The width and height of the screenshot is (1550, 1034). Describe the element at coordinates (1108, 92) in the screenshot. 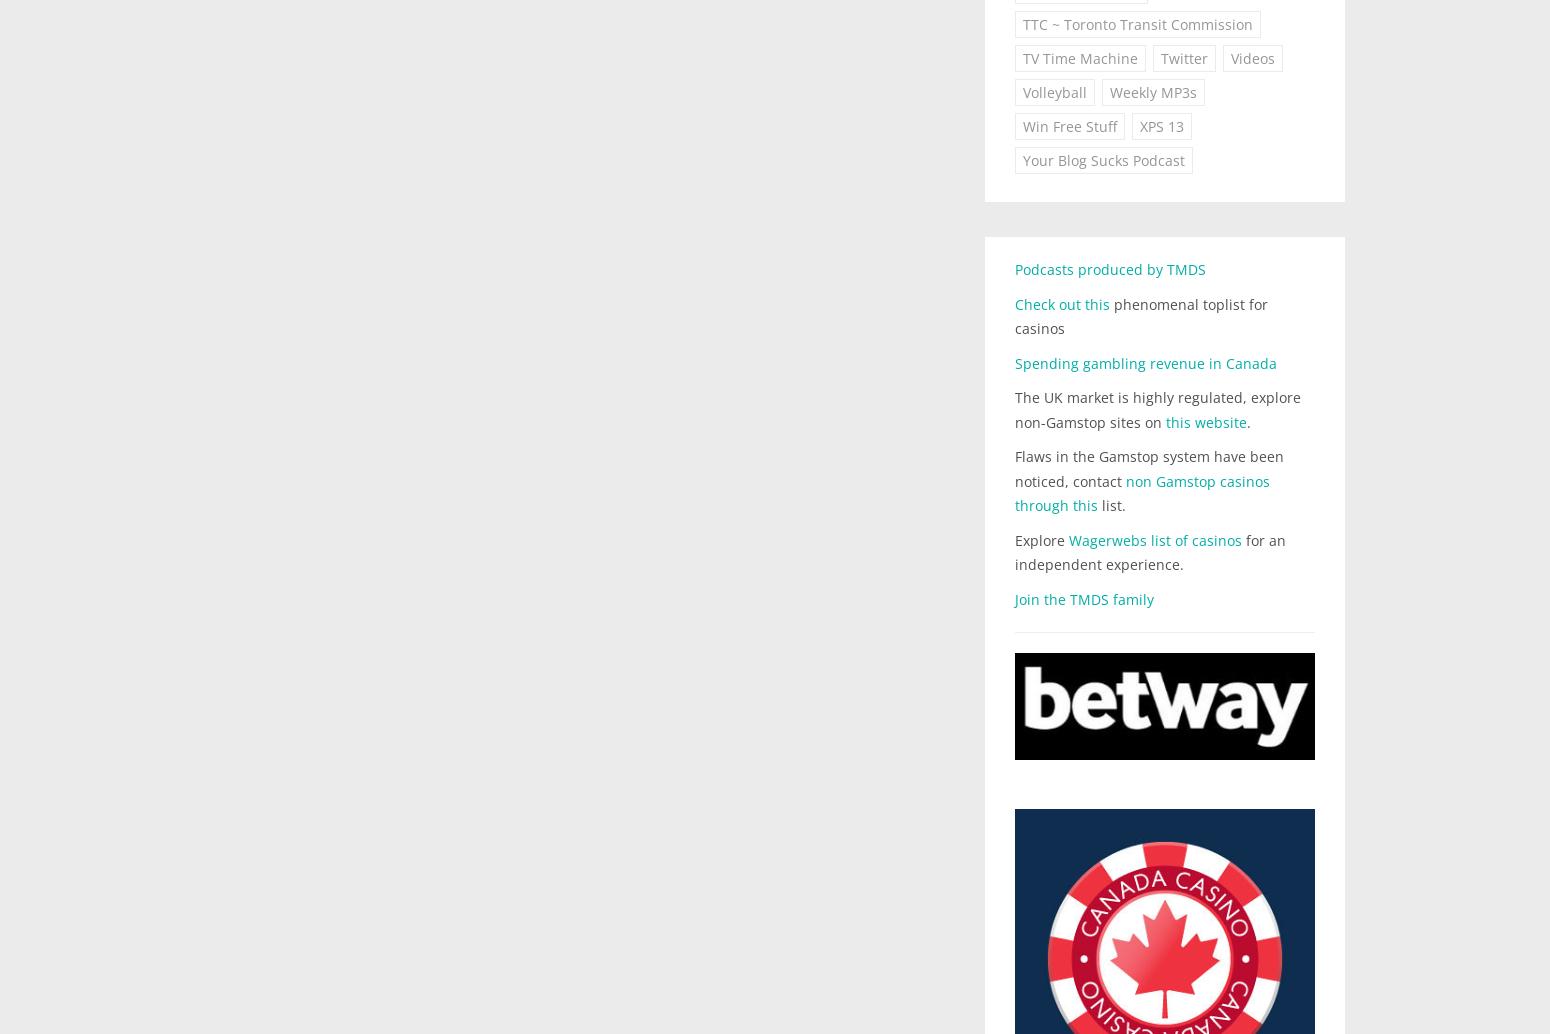

I see `'Weekly MP3s'` at that location.